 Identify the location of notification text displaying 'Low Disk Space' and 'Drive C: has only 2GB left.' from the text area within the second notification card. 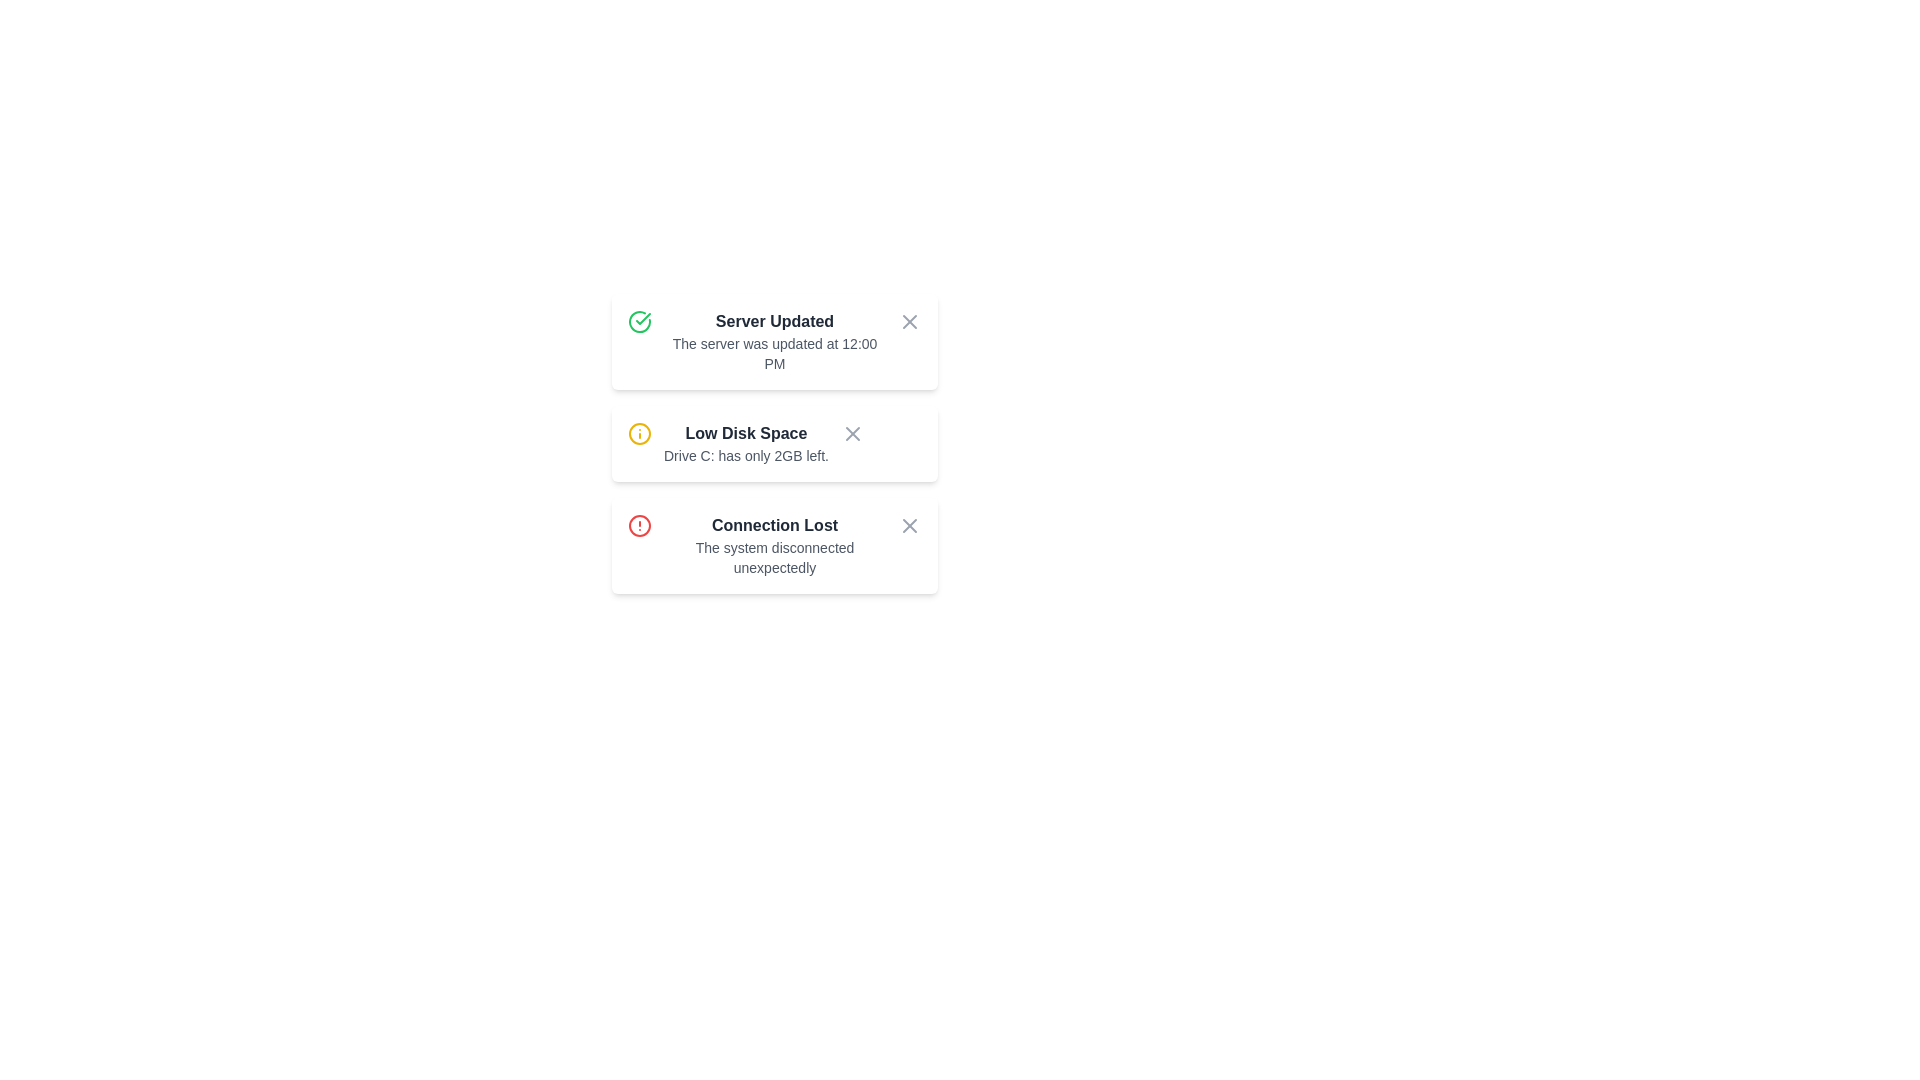
(745, 442).